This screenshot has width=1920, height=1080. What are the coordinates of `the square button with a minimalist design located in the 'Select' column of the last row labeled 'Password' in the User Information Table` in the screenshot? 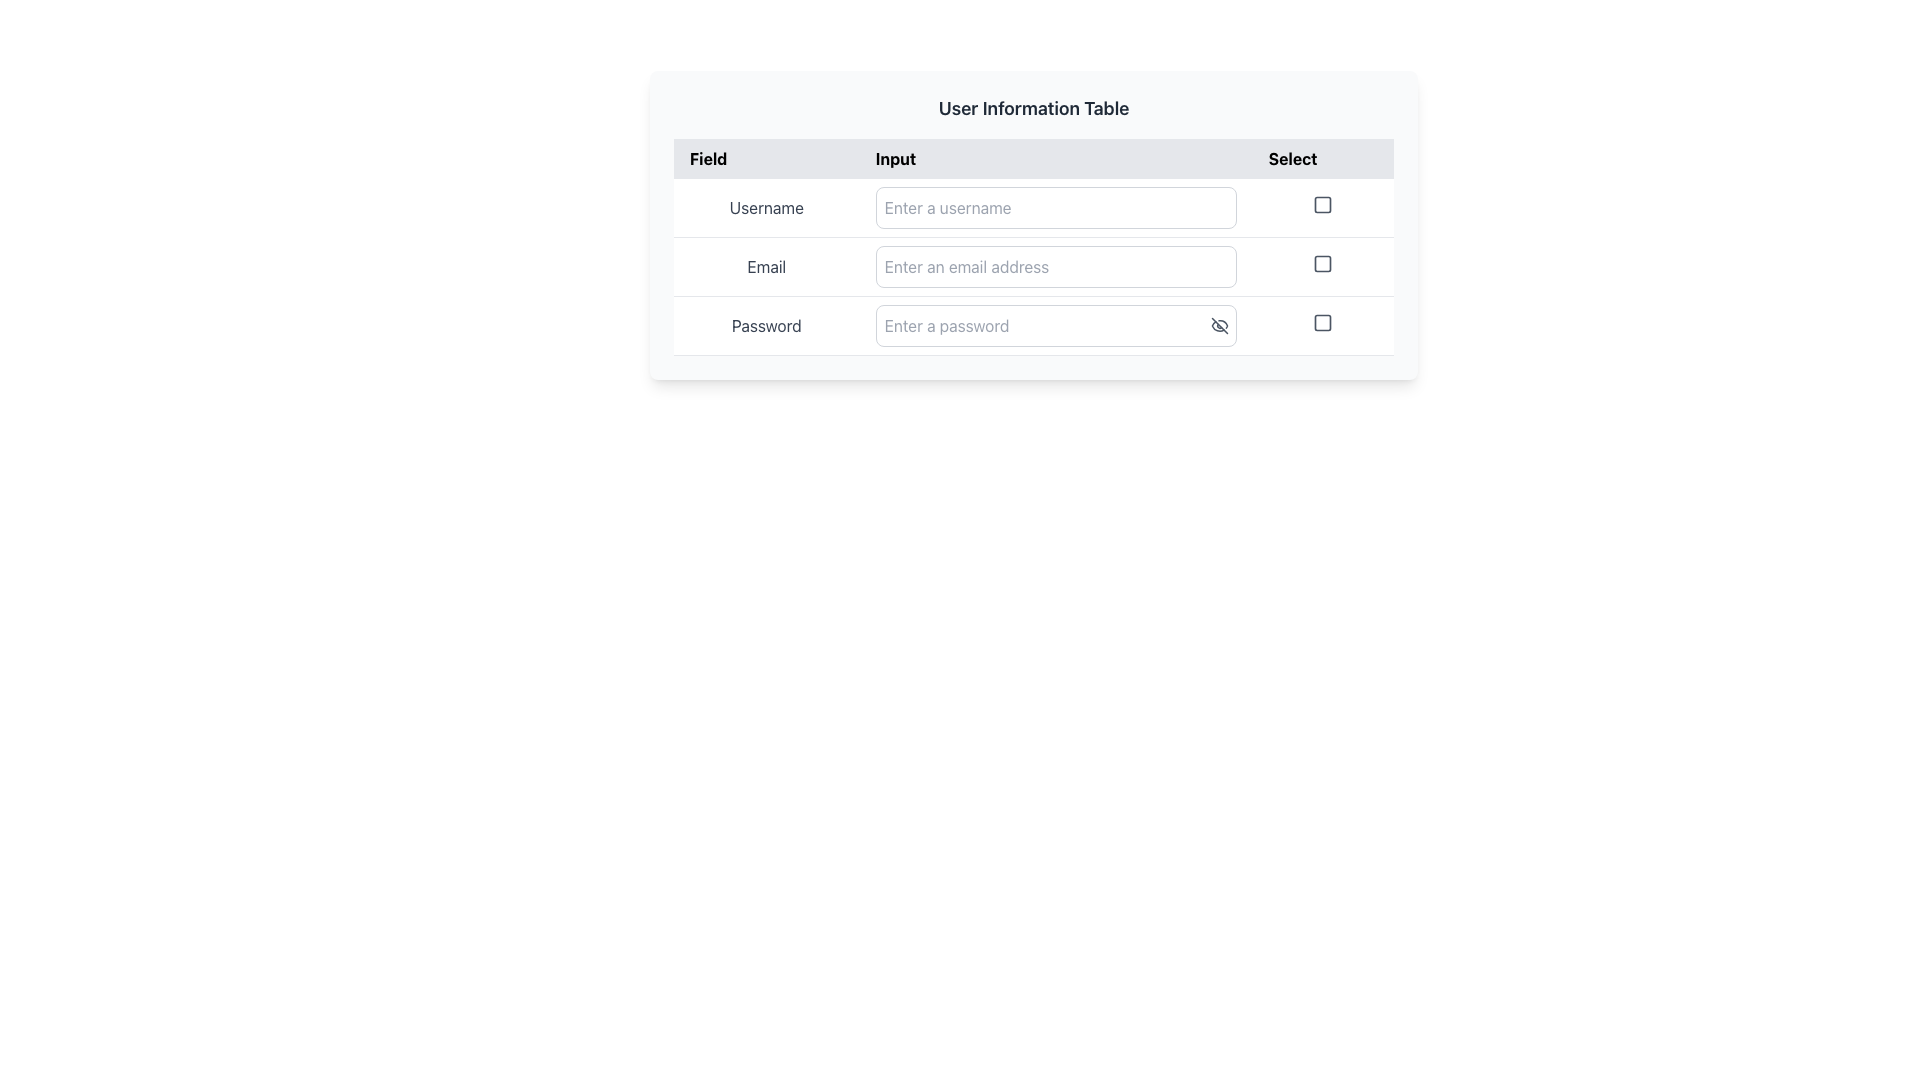 It's located at (1323, 322).